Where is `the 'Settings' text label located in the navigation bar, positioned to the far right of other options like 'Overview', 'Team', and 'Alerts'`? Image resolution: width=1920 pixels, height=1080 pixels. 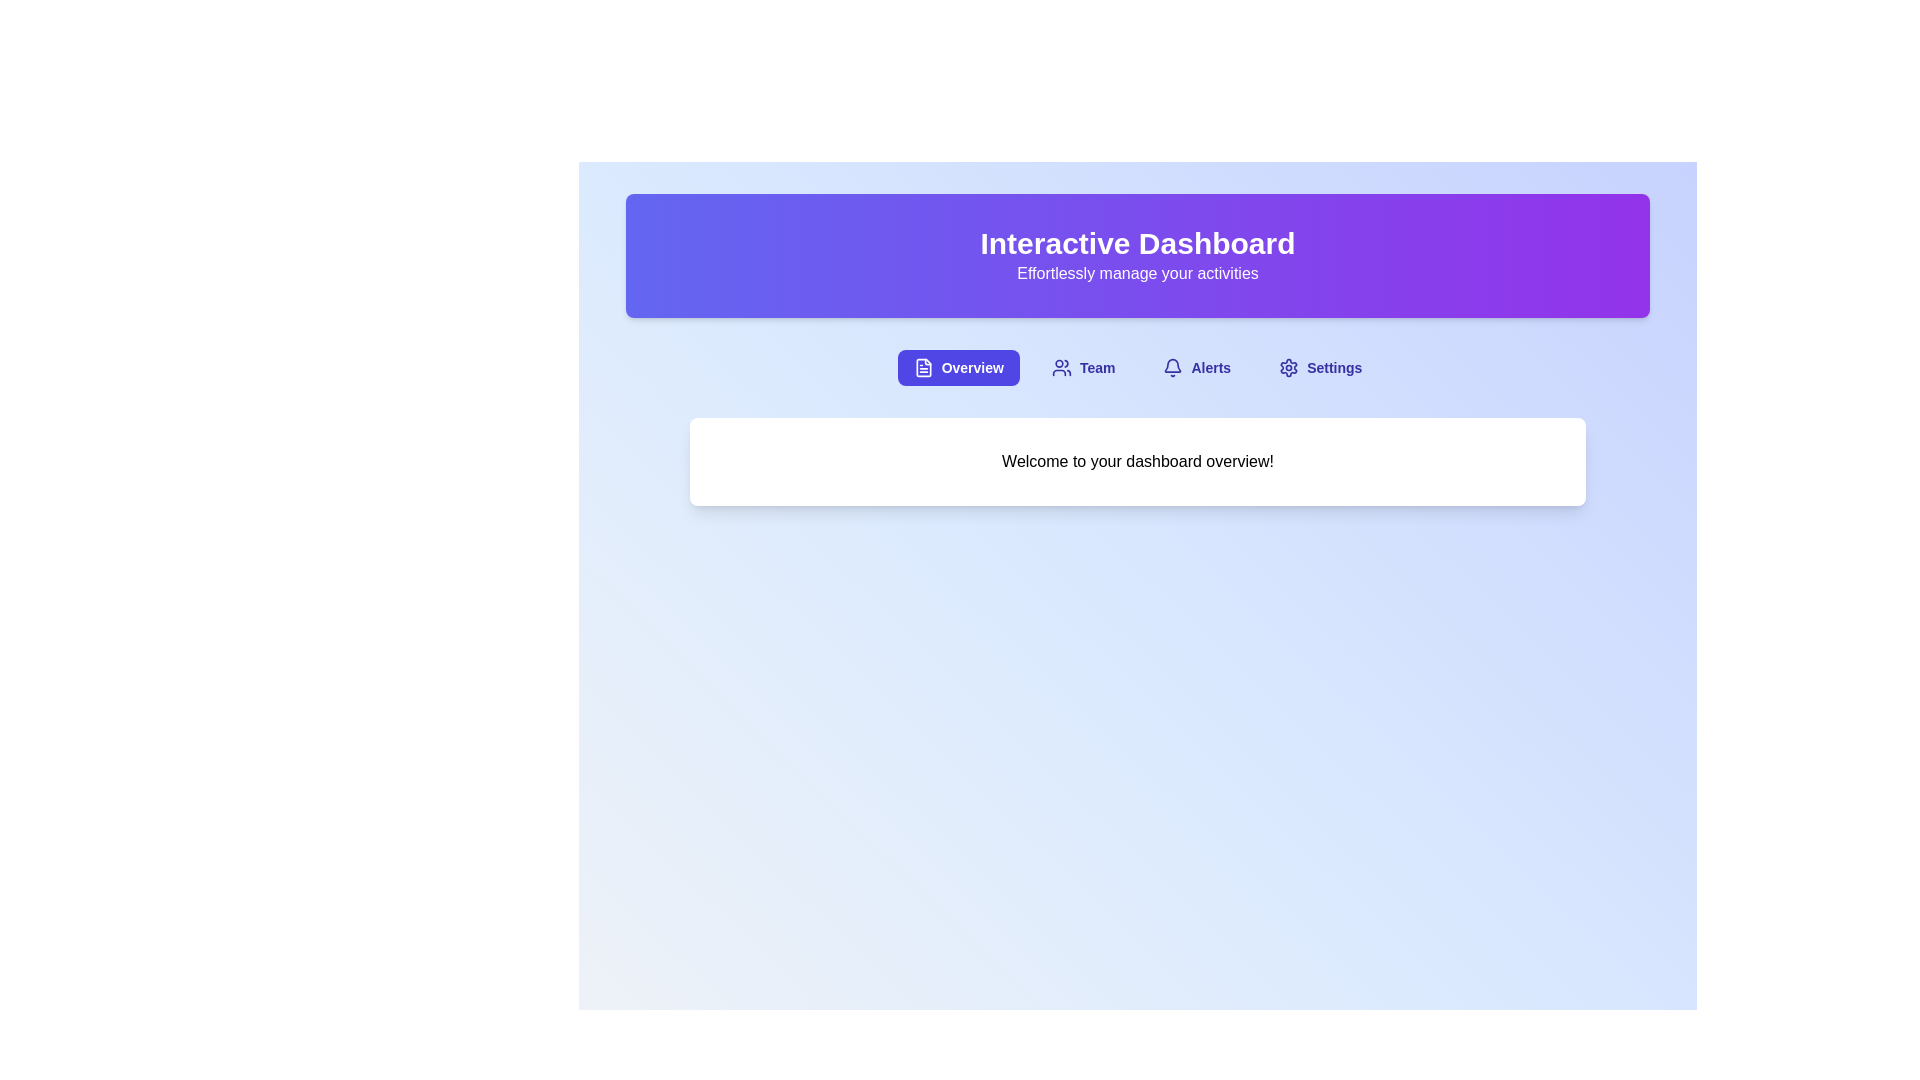 the 'Settings' text label located in the navigation bar, positioned to the far right of other options like 'Overview', 'Team', and 'Alerts' is located at coordinates (1334, 367).